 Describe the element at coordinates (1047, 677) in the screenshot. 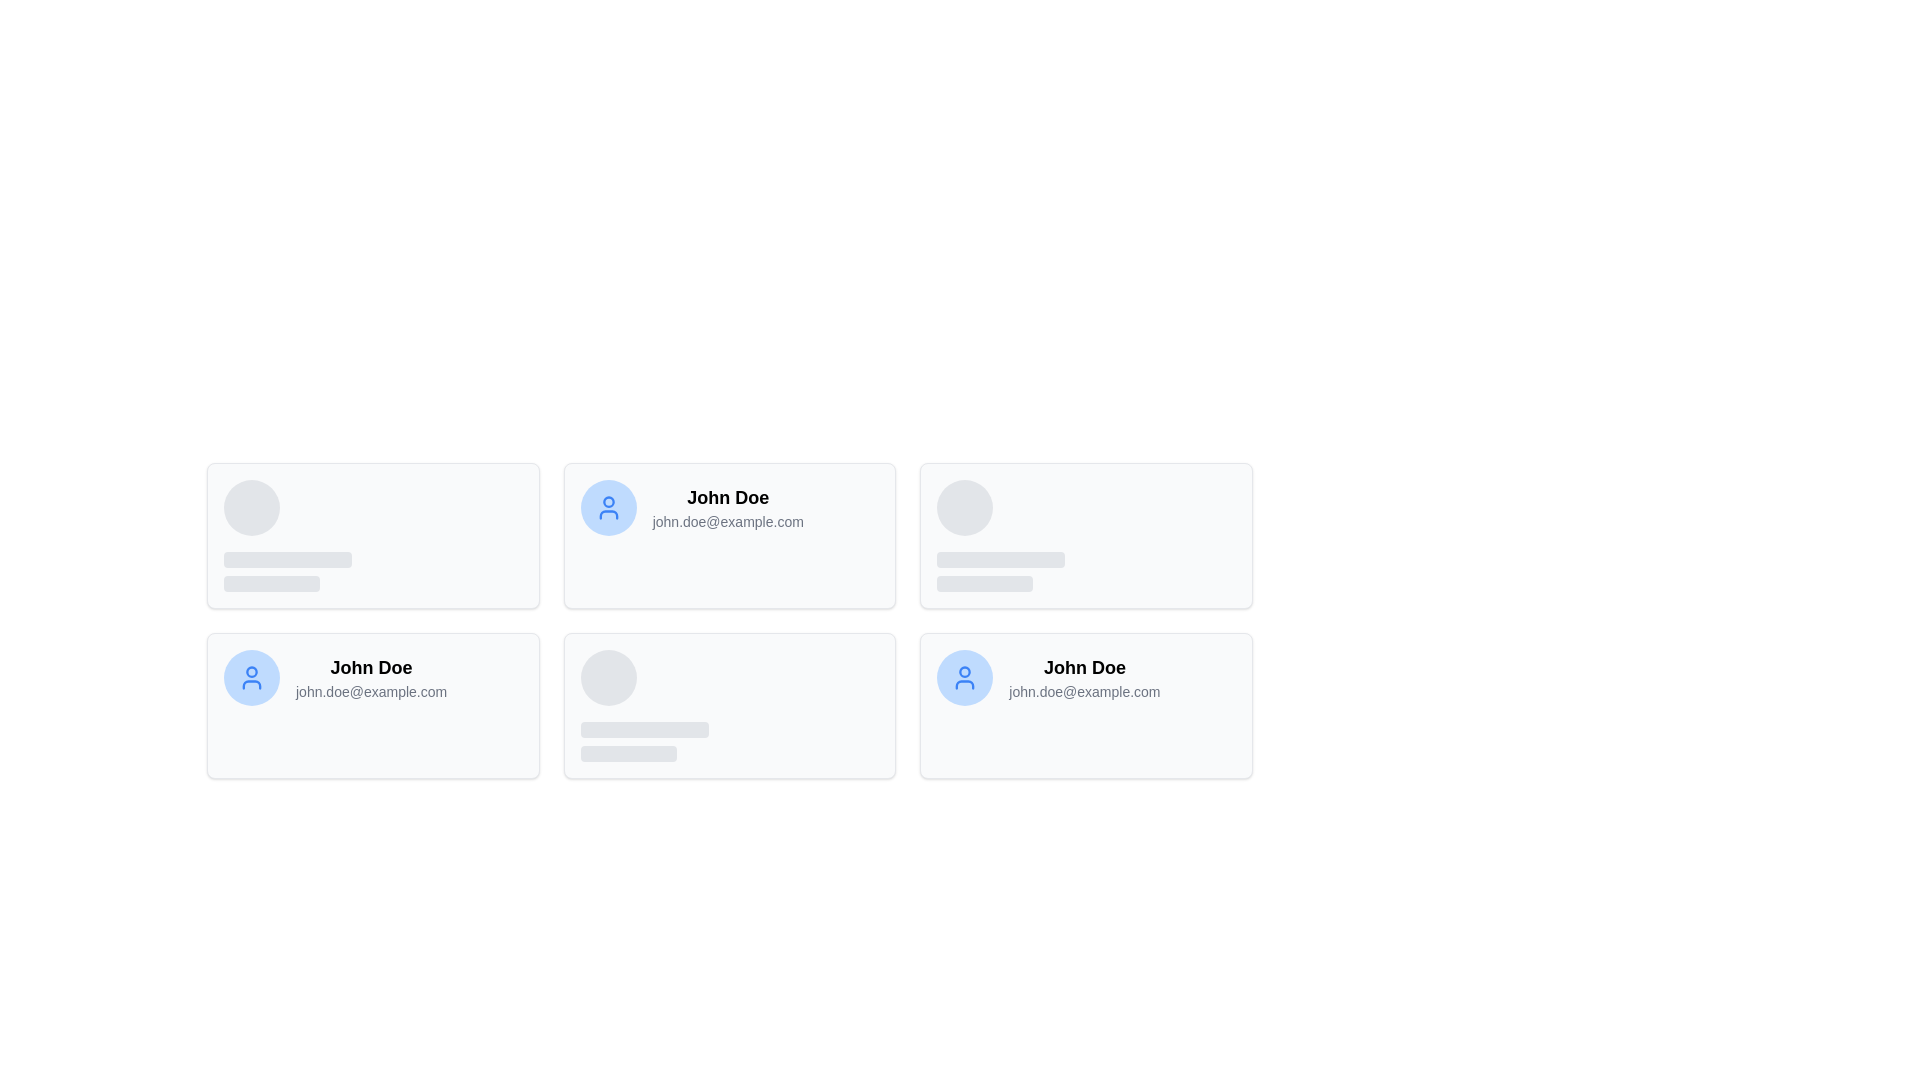

I see `to select the User Information Card which features a blue circular icon with a user silhouette, the name 'John Doe' in bold, and the email 'john.doe@example.com' in smaller gray font underneath` at that location.